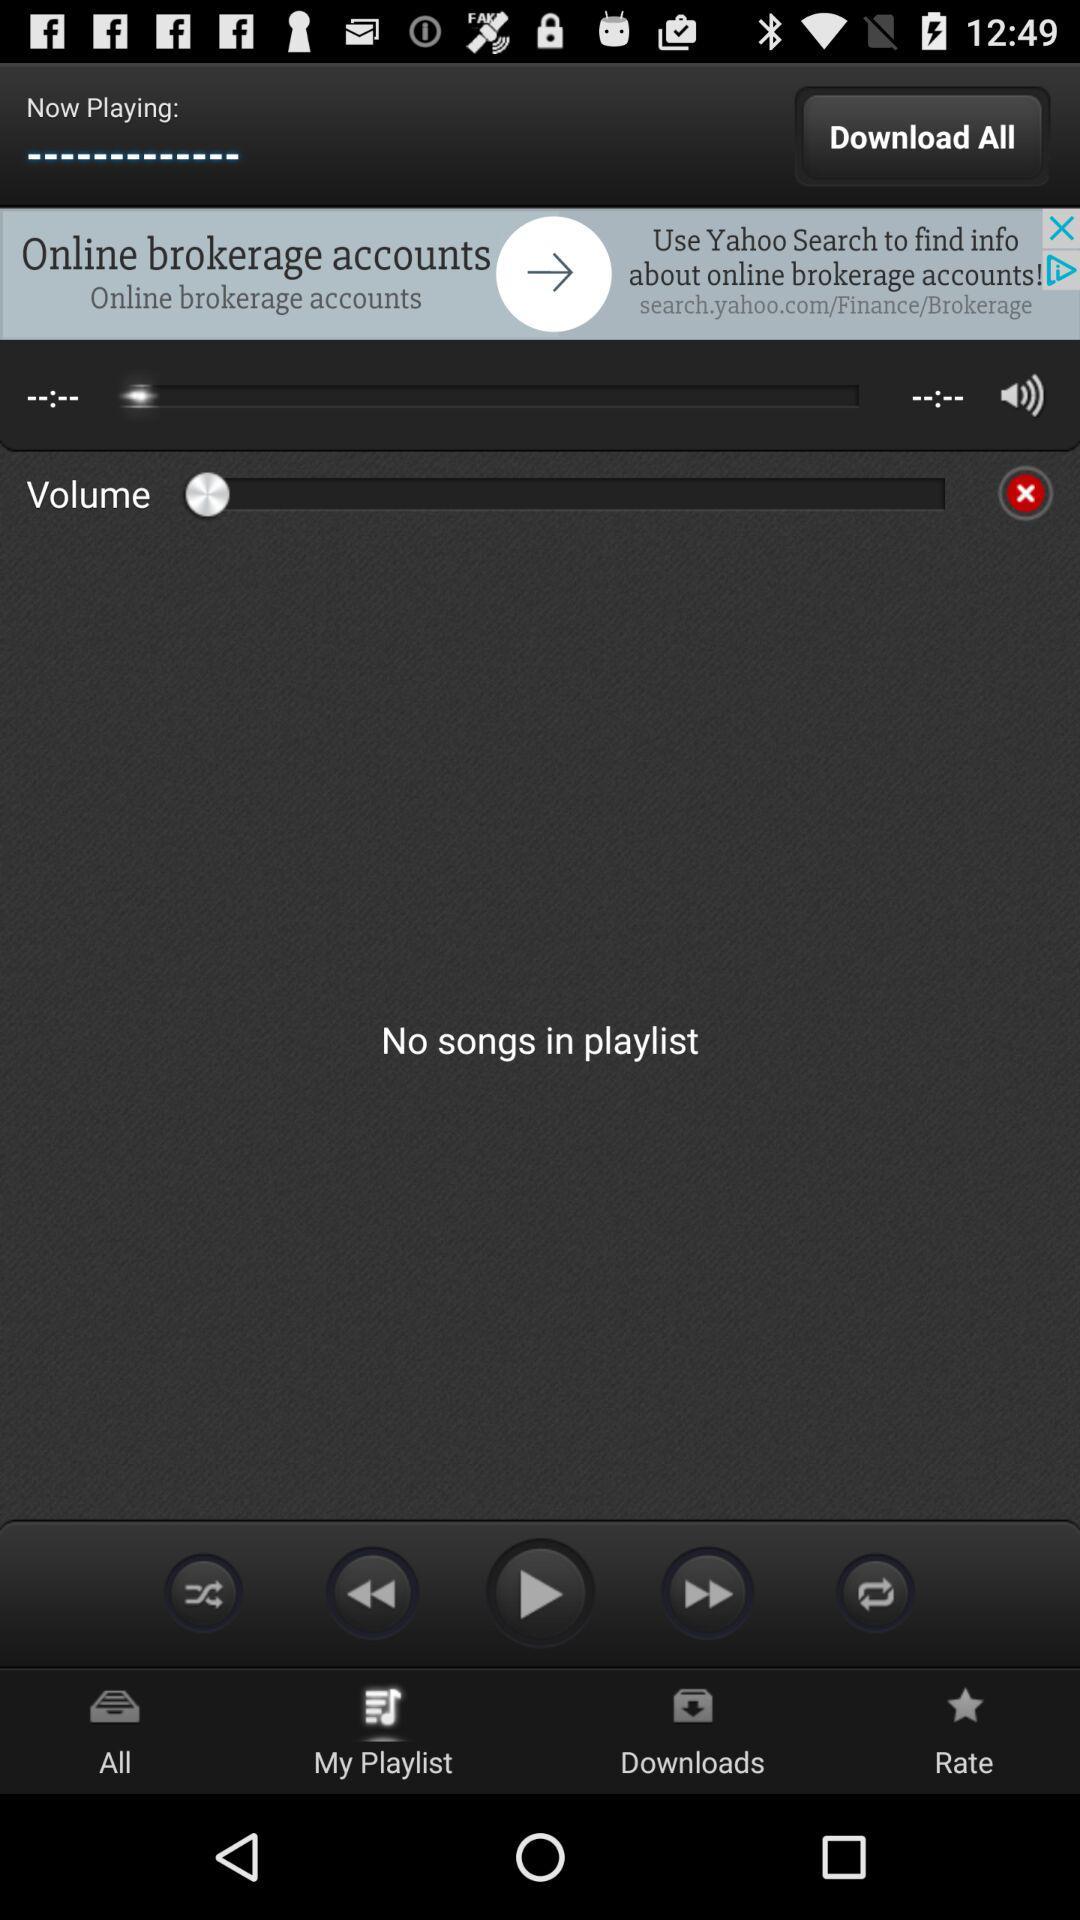 The image size is (1080, 1920). Describe the element at coordinates (707, 1703) in the screenshot. I see `the av_forward icon` at that location.